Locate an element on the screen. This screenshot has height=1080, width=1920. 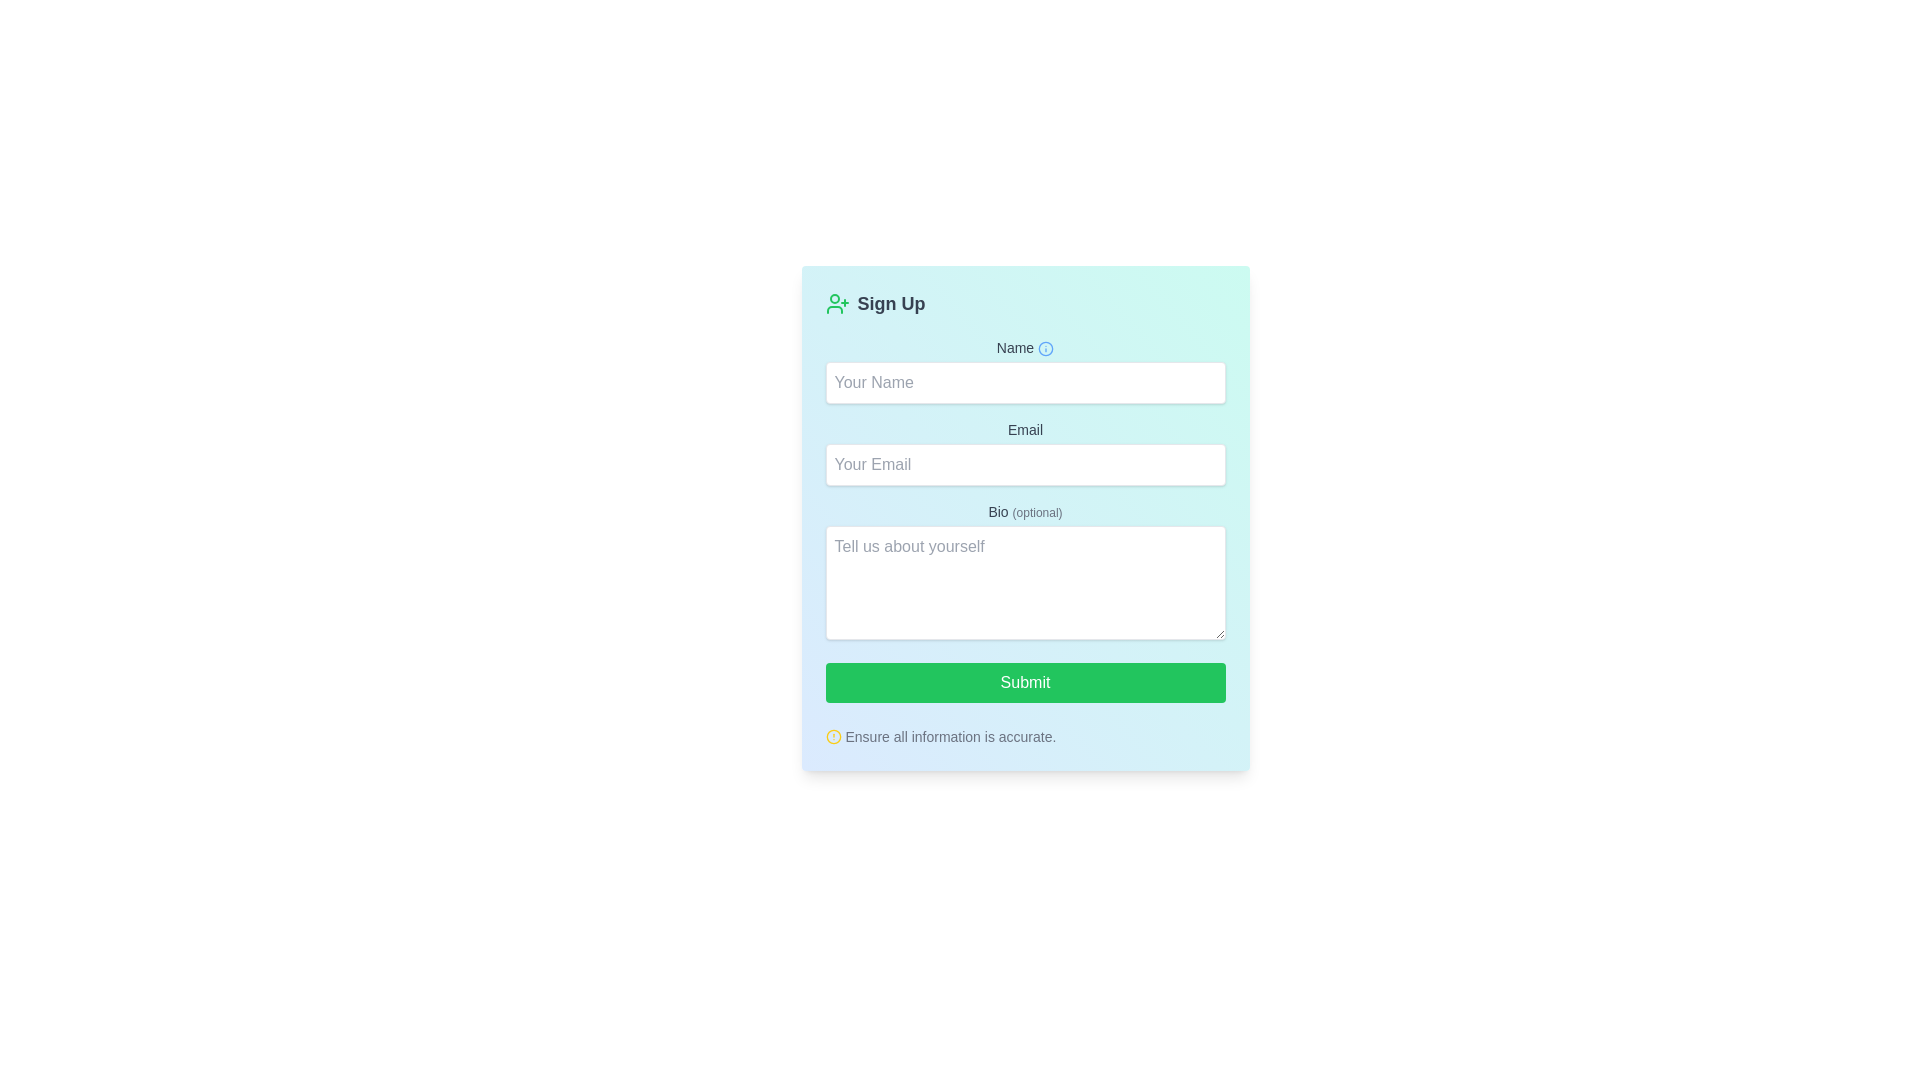
the informational icon located immediately after the 'Name' label, which provides tool-tip or additional help is located at coordinates (1045, 348).